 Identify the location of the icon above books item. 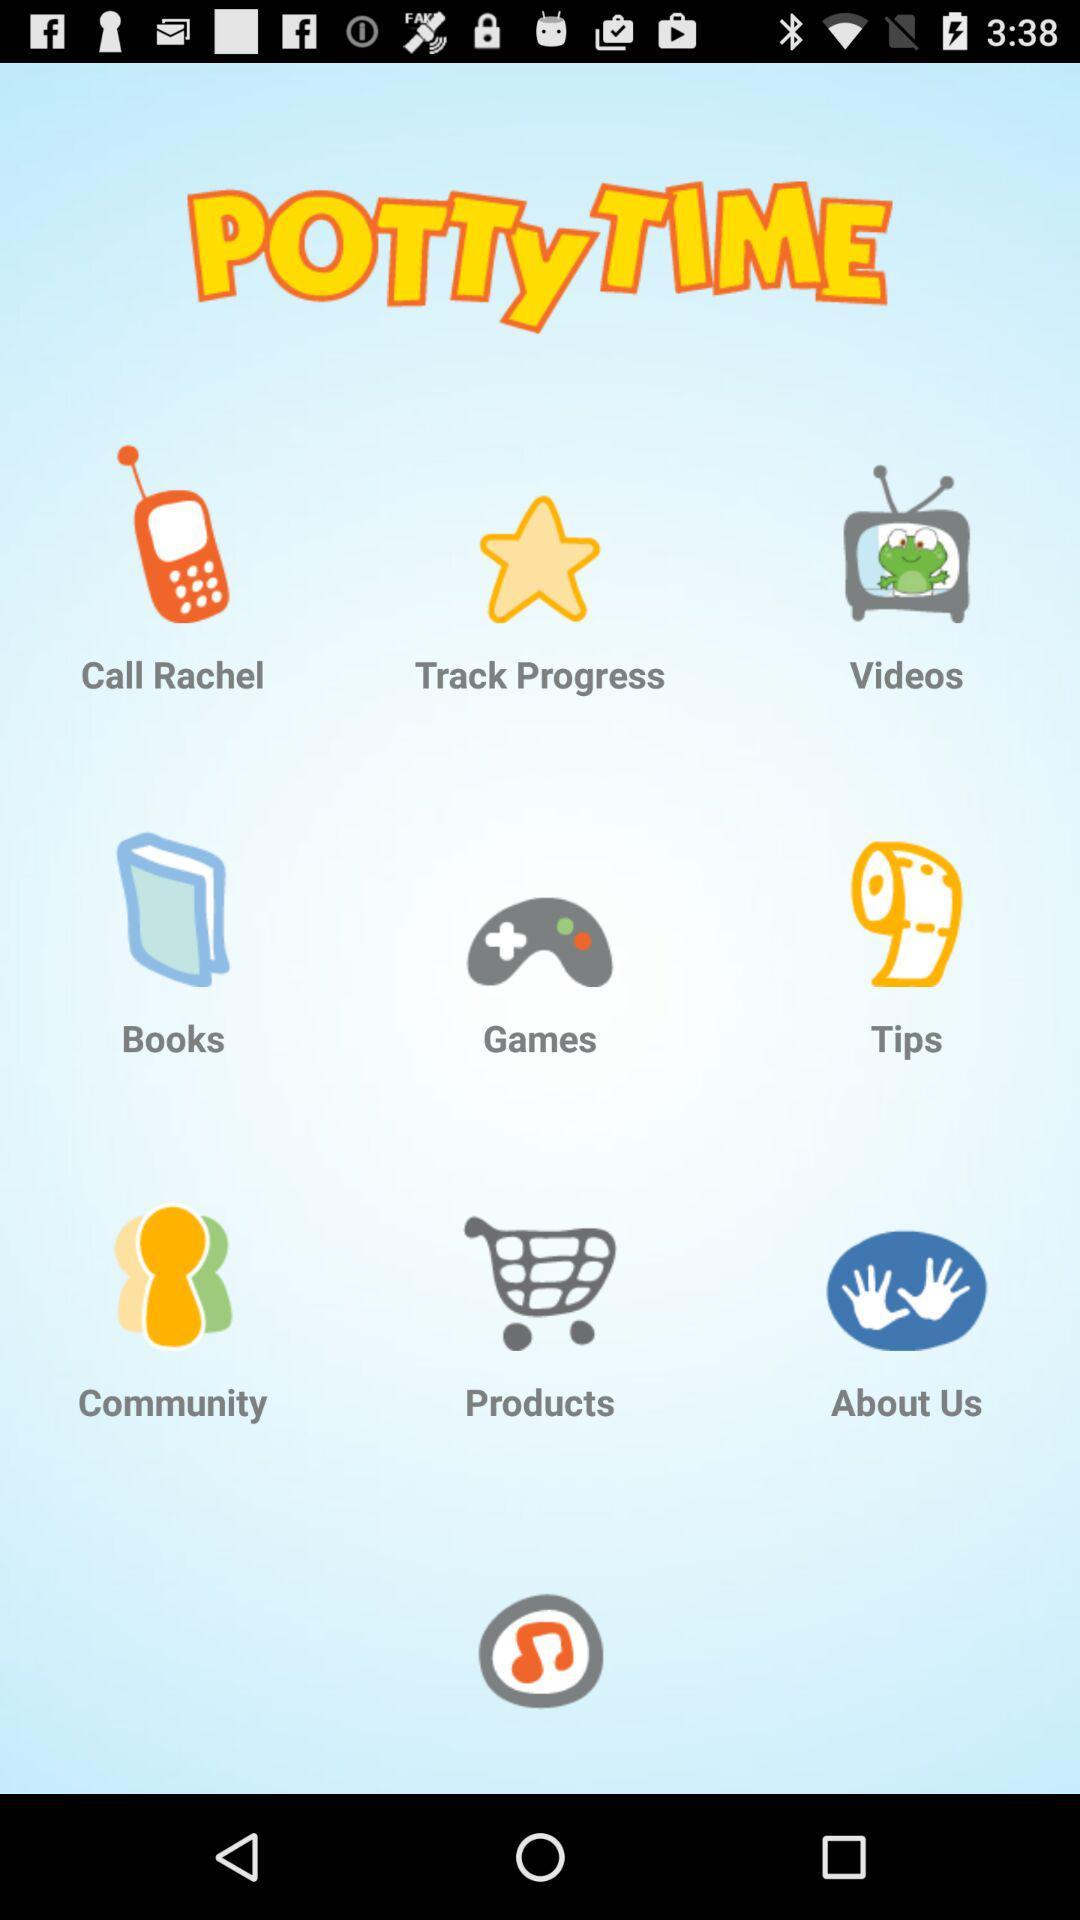
(172, 881).